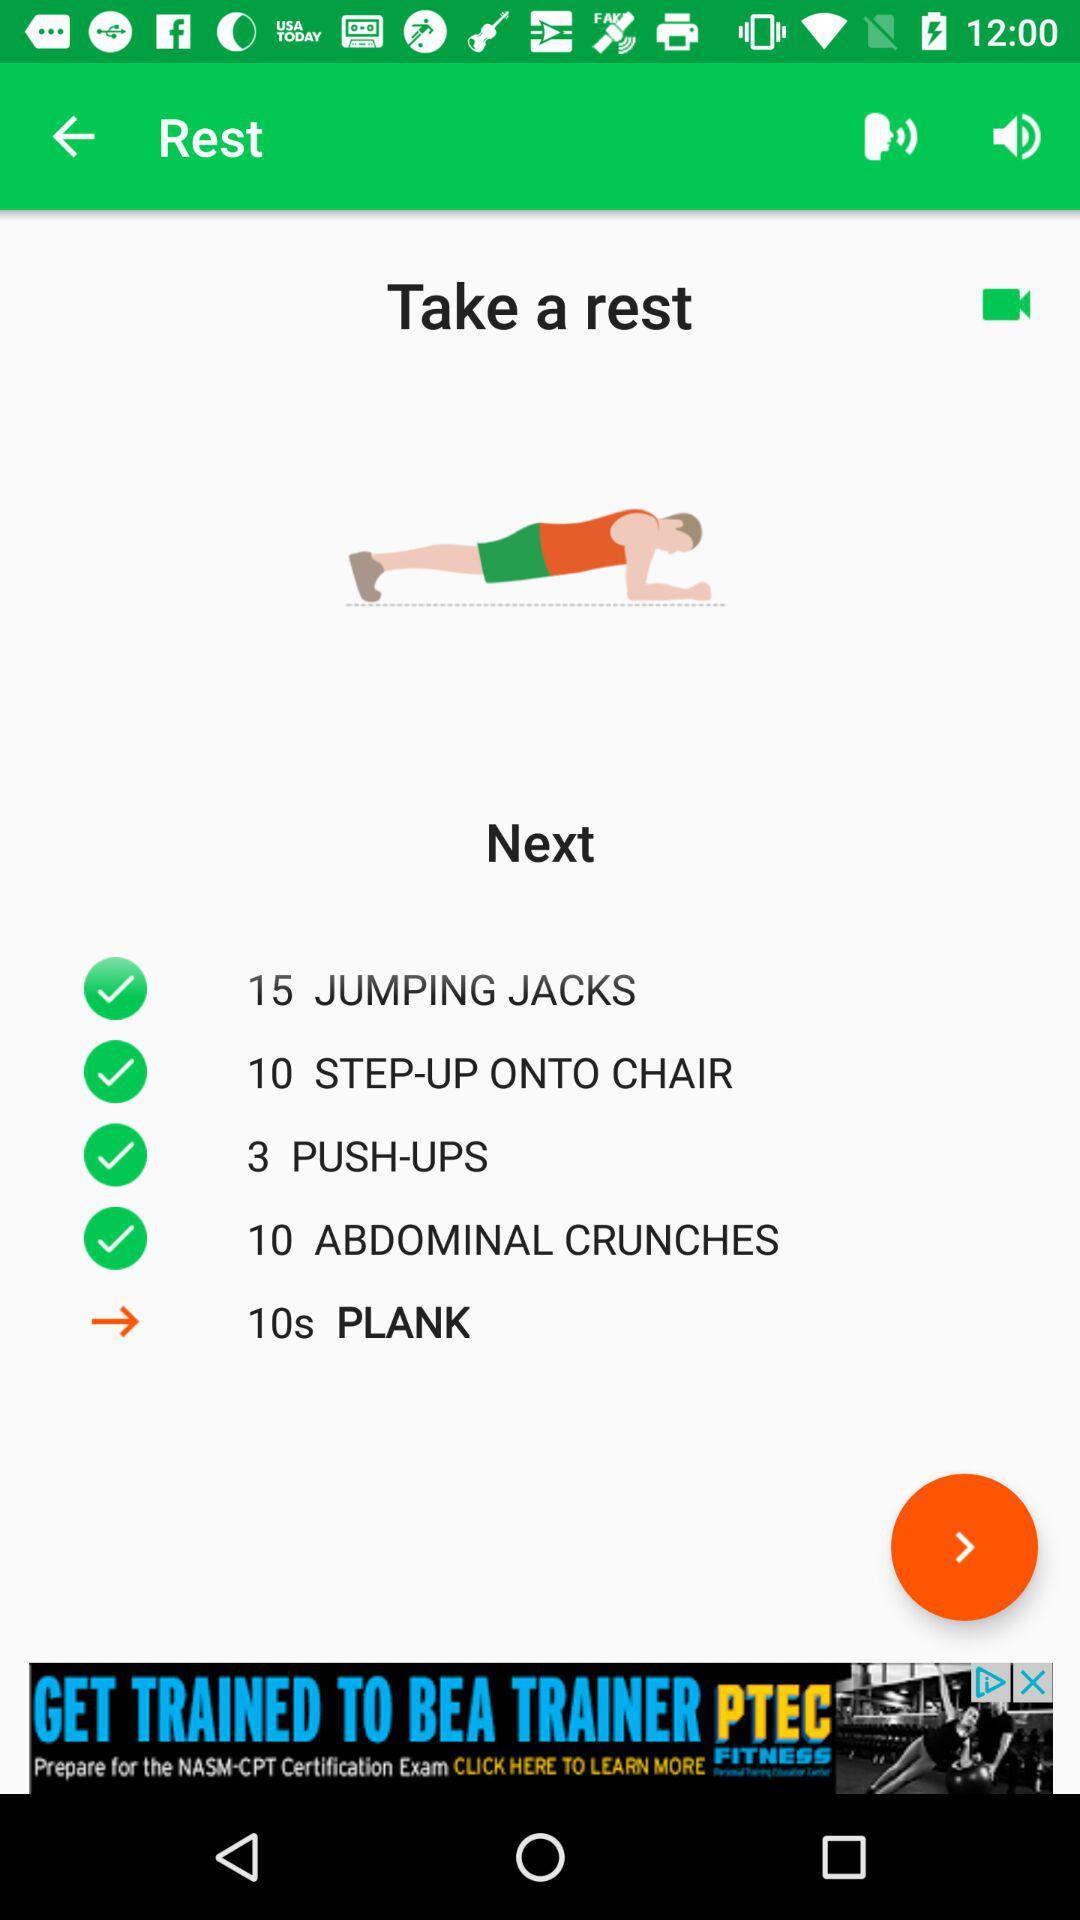 This screenshot has width=1080, height=1920. What do you see at coordinates (1006, 303) in the screenshot?
I see `the videocam icon` at bounding box center [1006, 303].